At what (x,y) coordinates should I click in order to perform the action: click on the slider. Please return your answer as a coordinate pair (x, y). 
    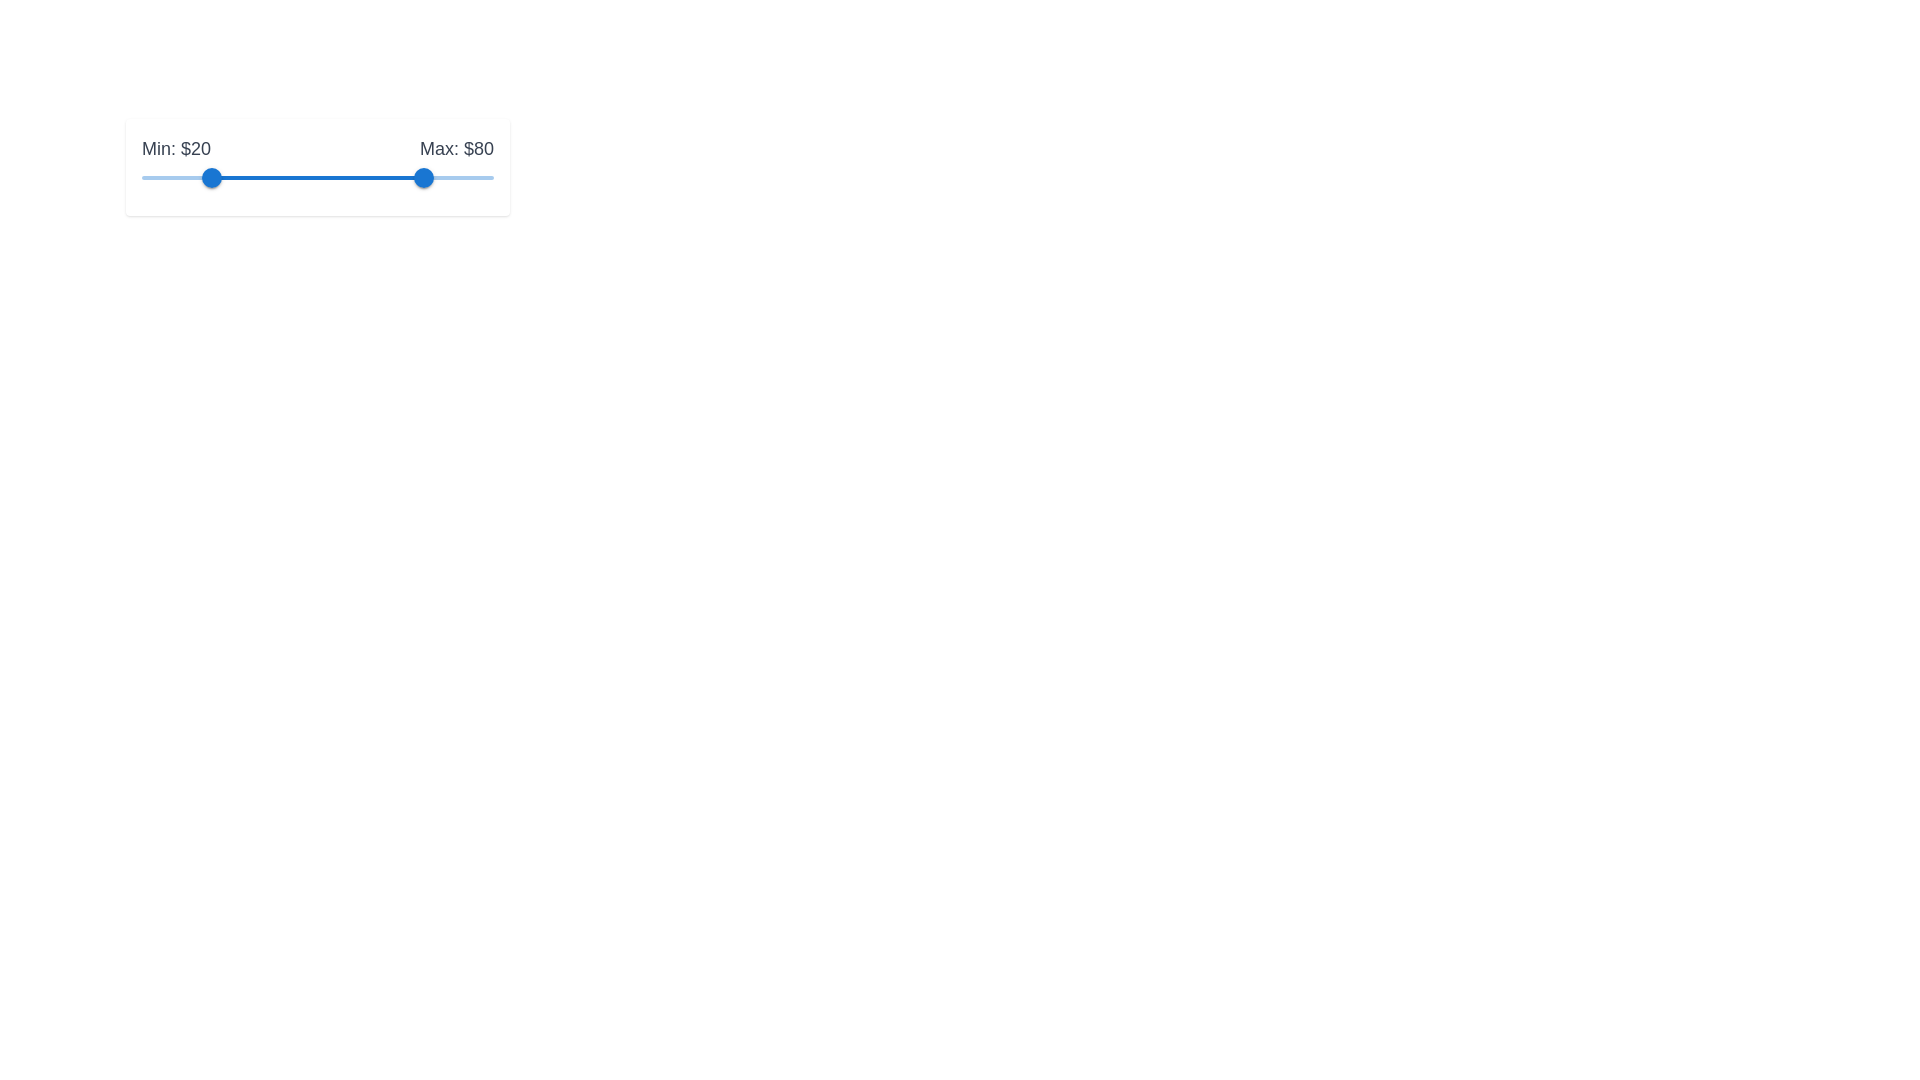
    Looking at the image, I should click on (226, 176).